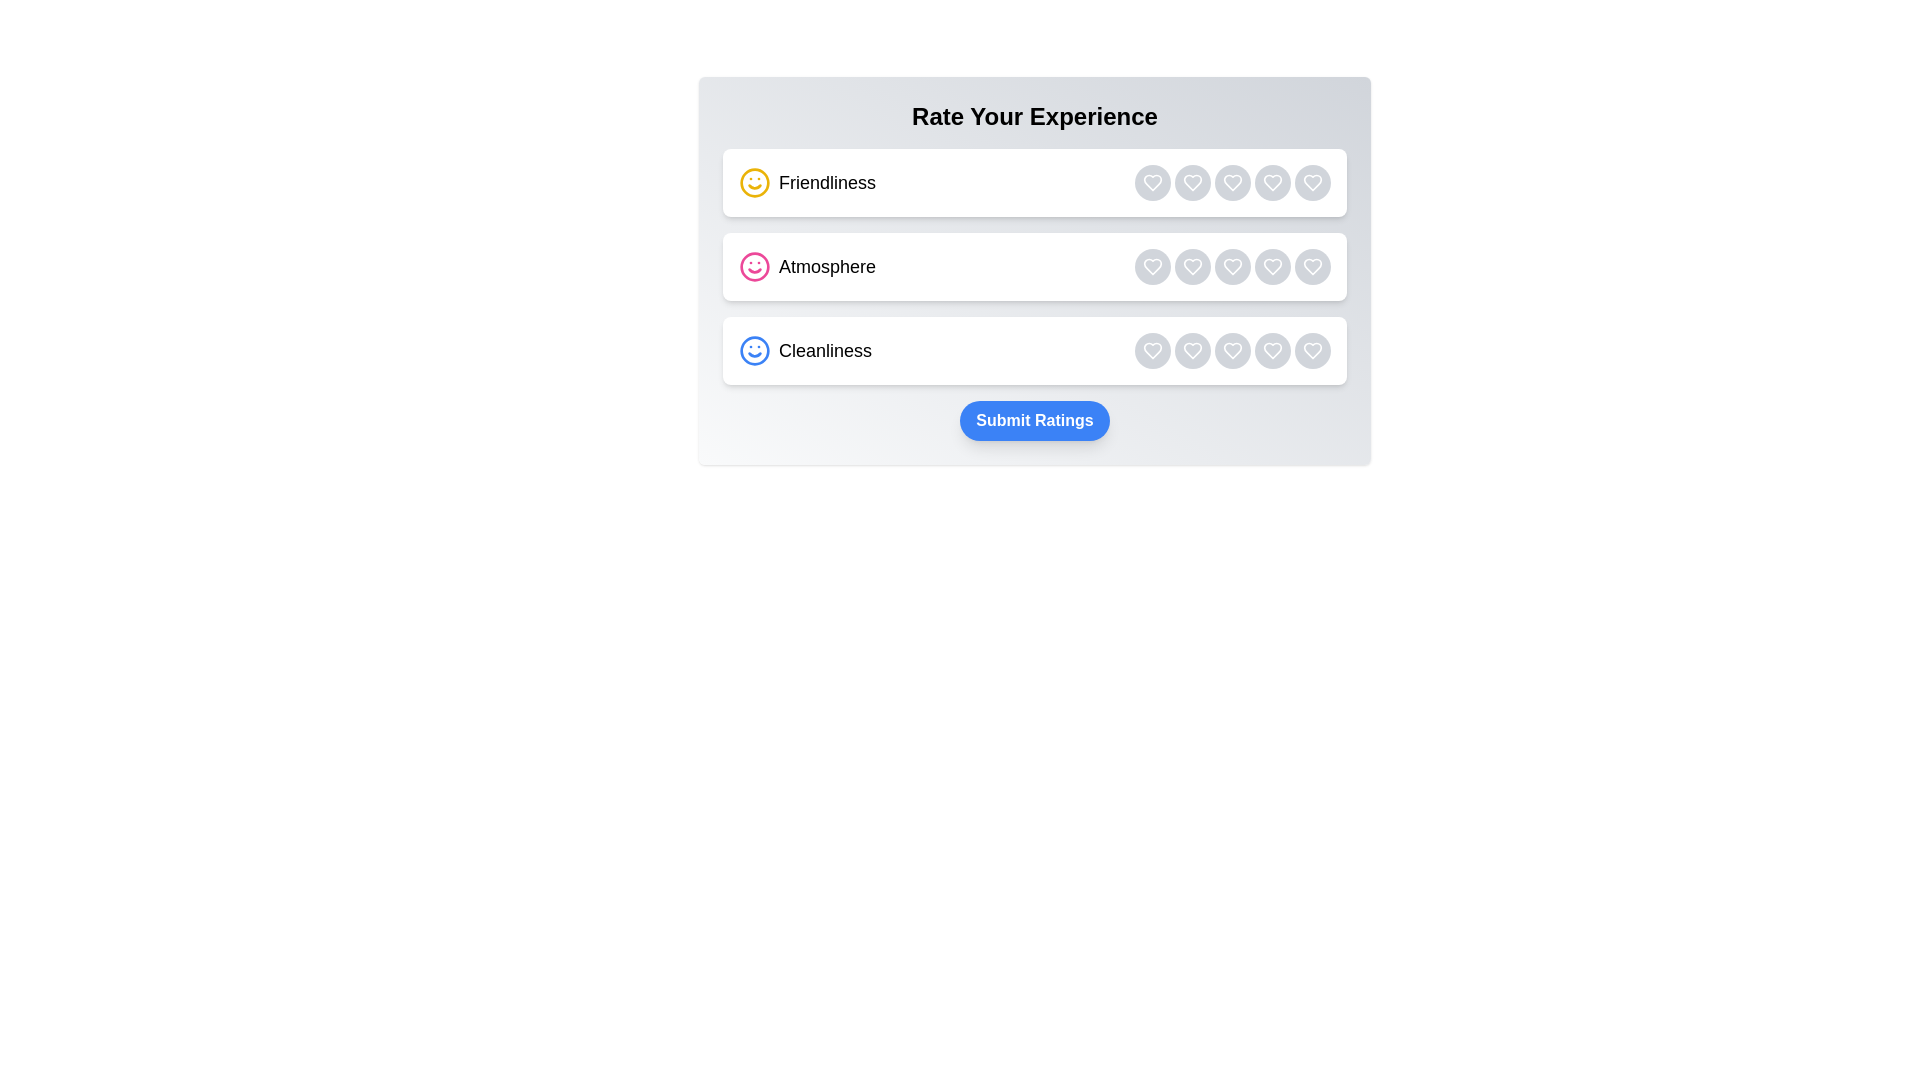 This screenshot has height=1080, width=1920. I want to click on the rating button for category Friendliness with rating 4, so click(1271, 182).